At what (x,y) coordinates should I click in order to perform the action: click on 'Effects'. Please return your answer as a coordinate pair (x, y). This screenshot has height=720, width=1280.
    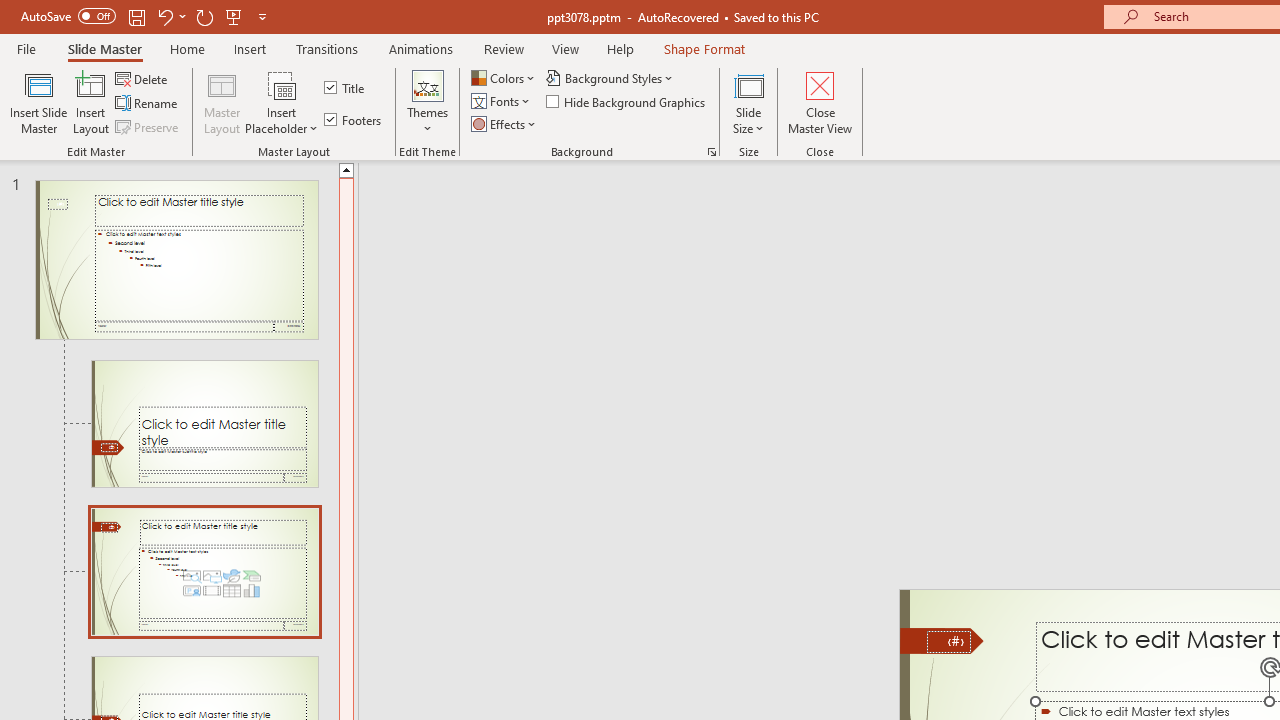
    Looking at the image, I should click on (505, 124).